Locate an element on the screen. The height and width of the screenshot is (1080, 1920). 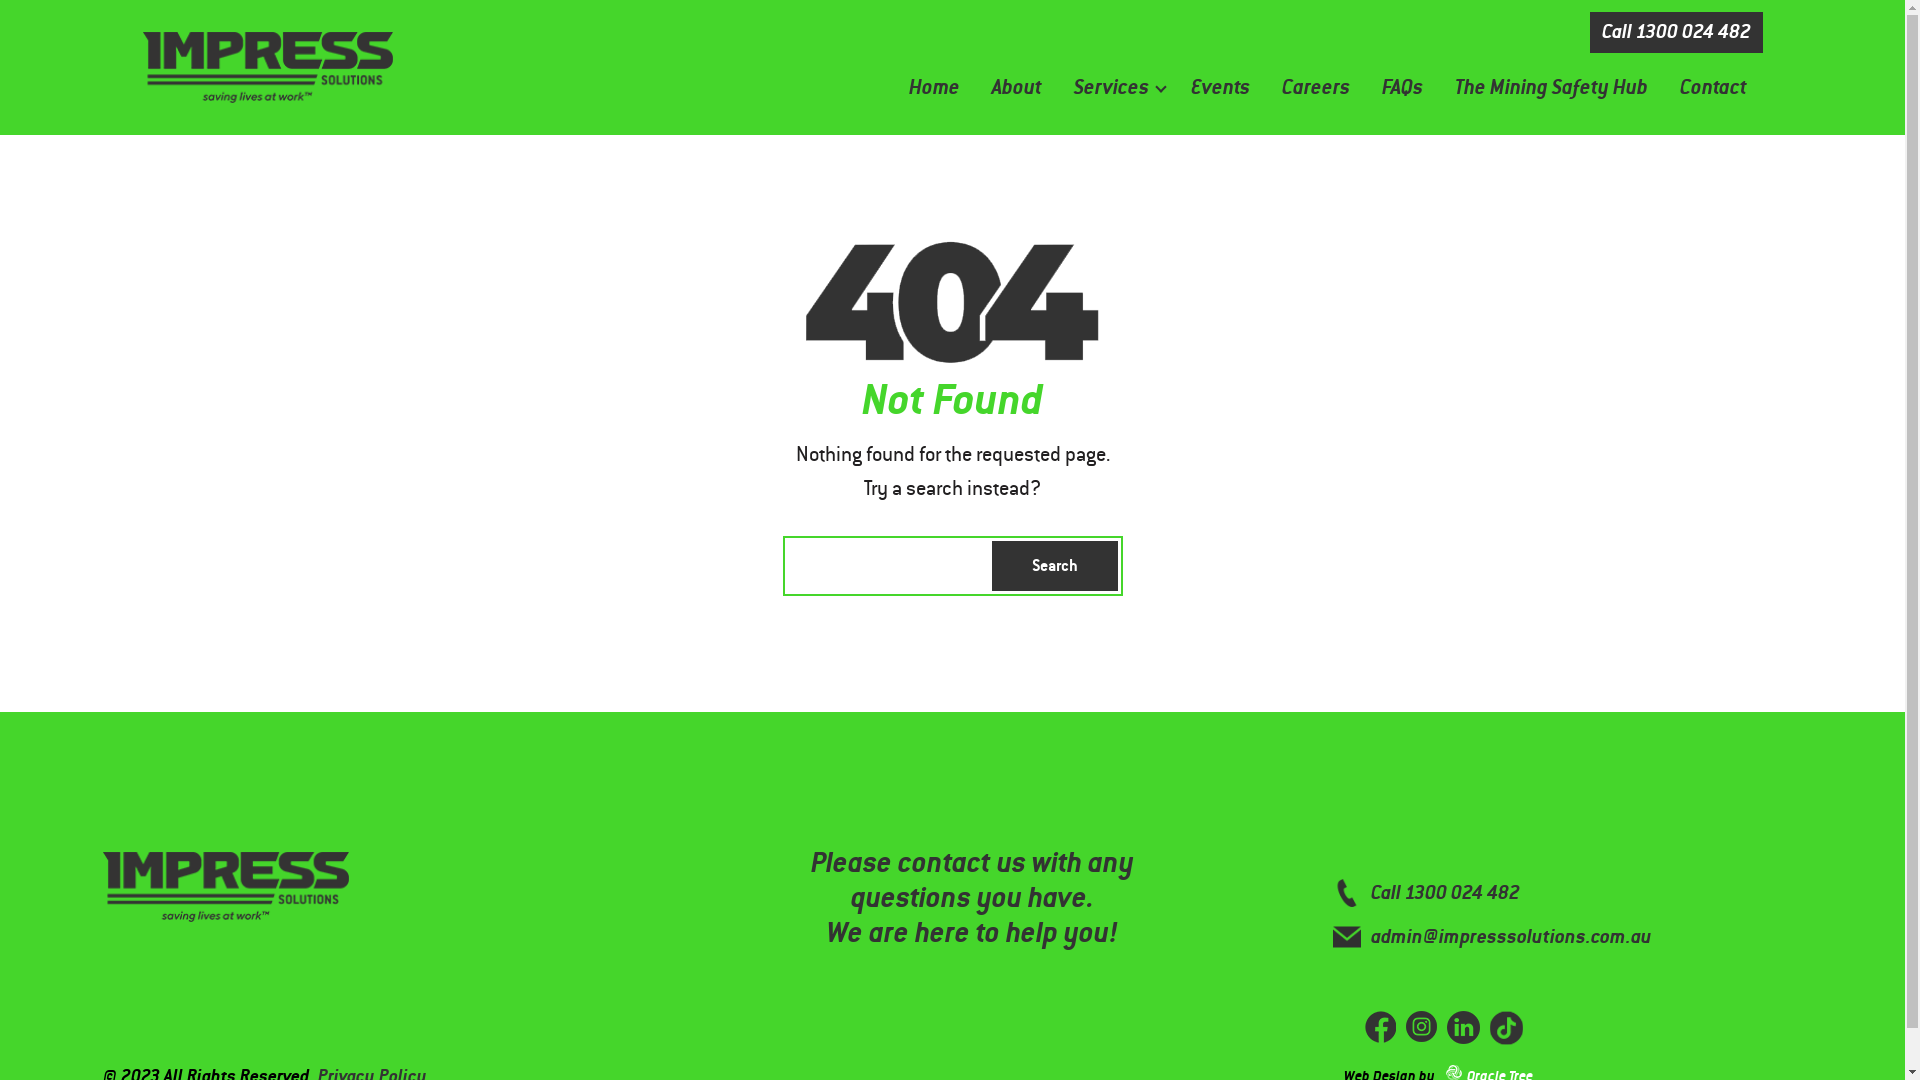
'Careers' is located at coordinates (1315, 86).